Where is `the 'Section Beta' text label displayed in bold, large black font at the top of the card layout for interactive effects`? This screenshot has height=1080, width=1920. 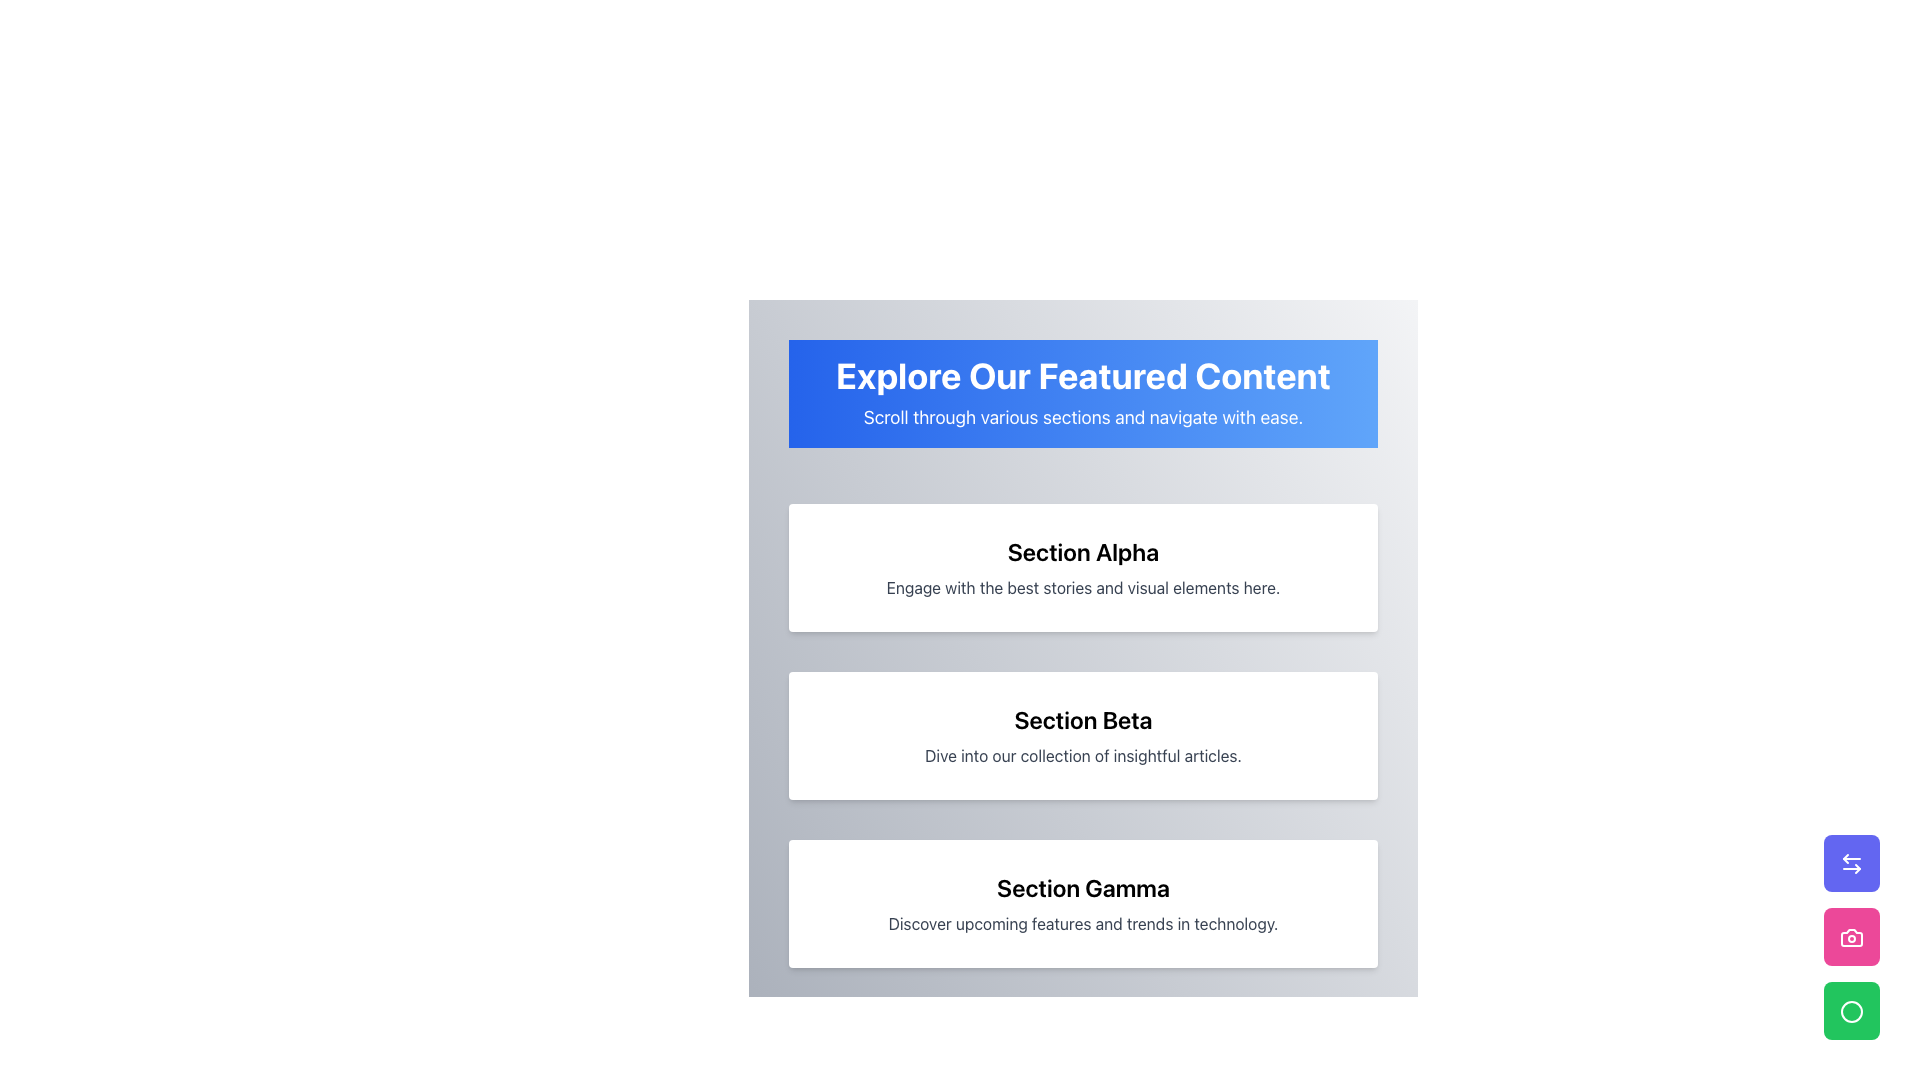 the 'Section Beta' text label displayed in bold, large black font at the top of the card layout for interactive effects is located at coordinates (1082, 720).